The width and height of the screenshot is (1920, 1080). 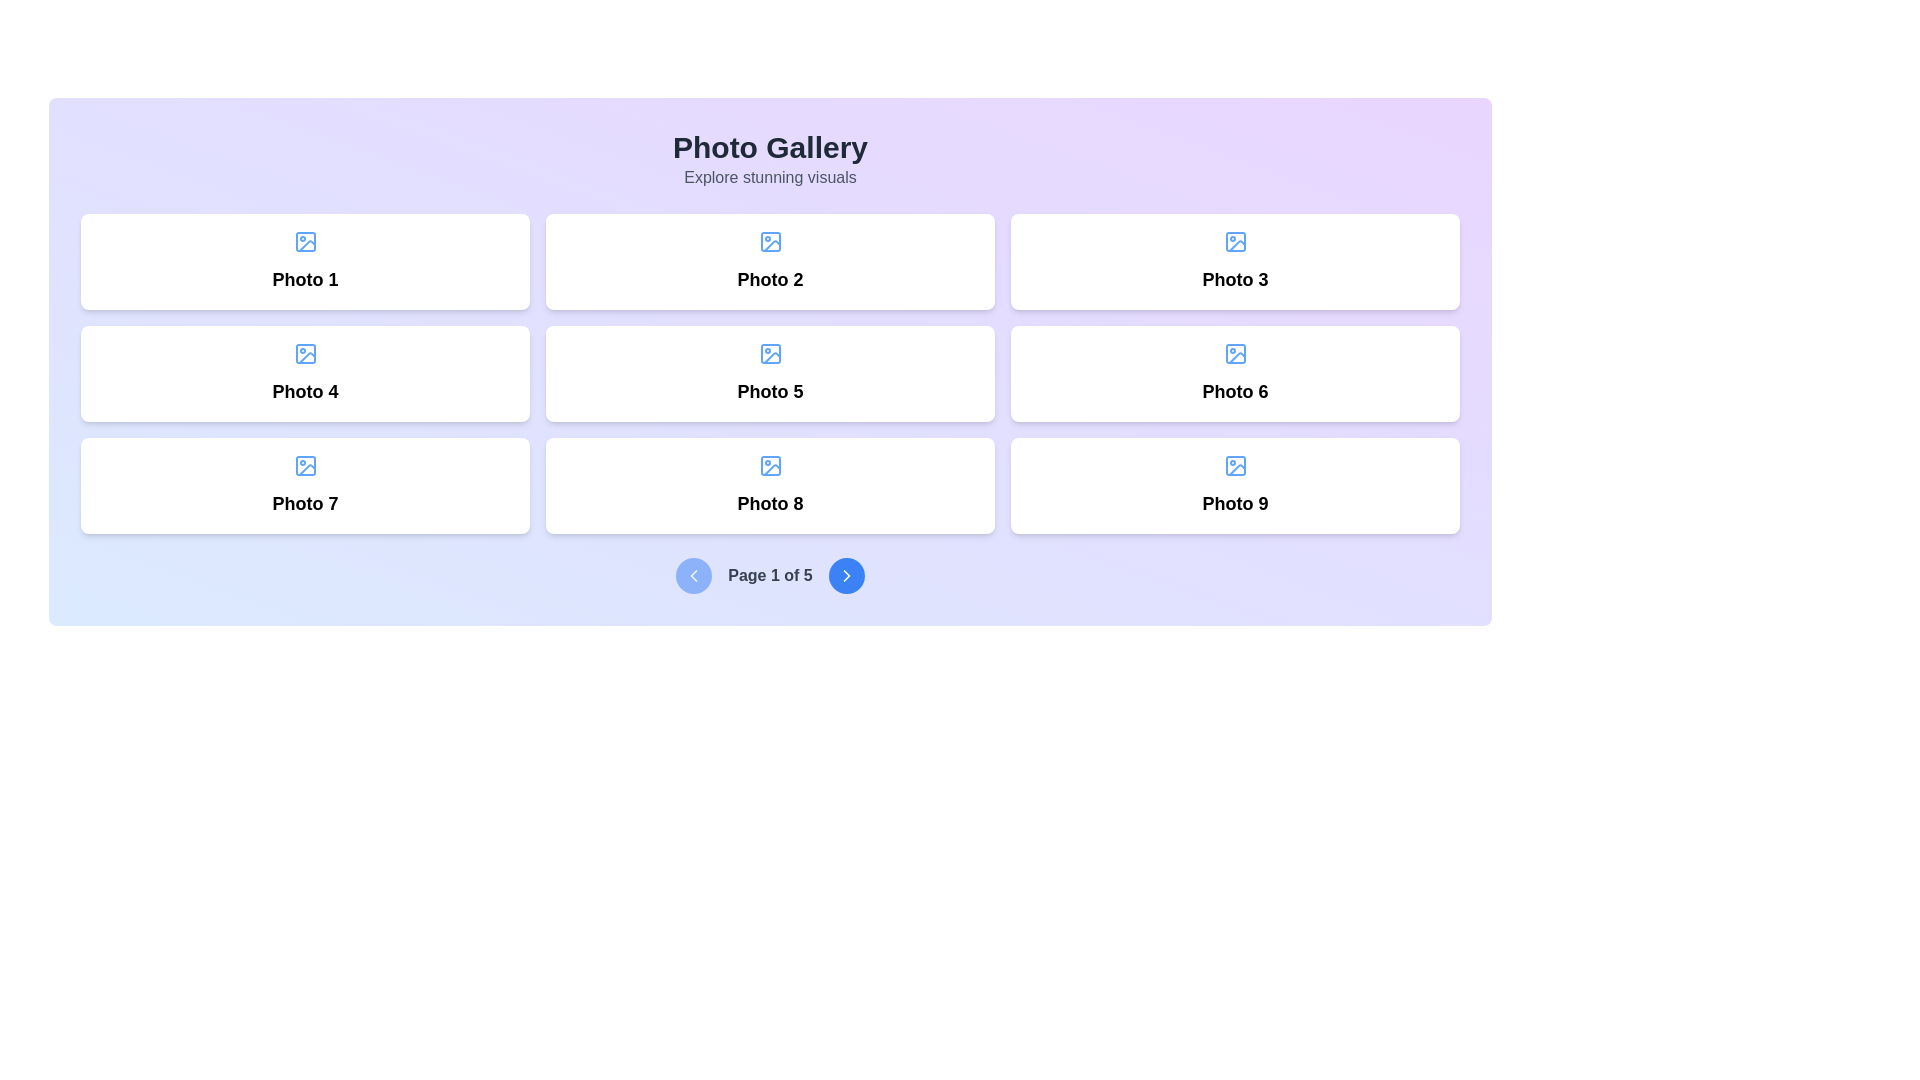 I want to click on the rounded rectangle element that is part of the blue image icon associated with the tile labeled 'Photo 5', located in the second row and second column of the grid, so click(x=769, y=353).